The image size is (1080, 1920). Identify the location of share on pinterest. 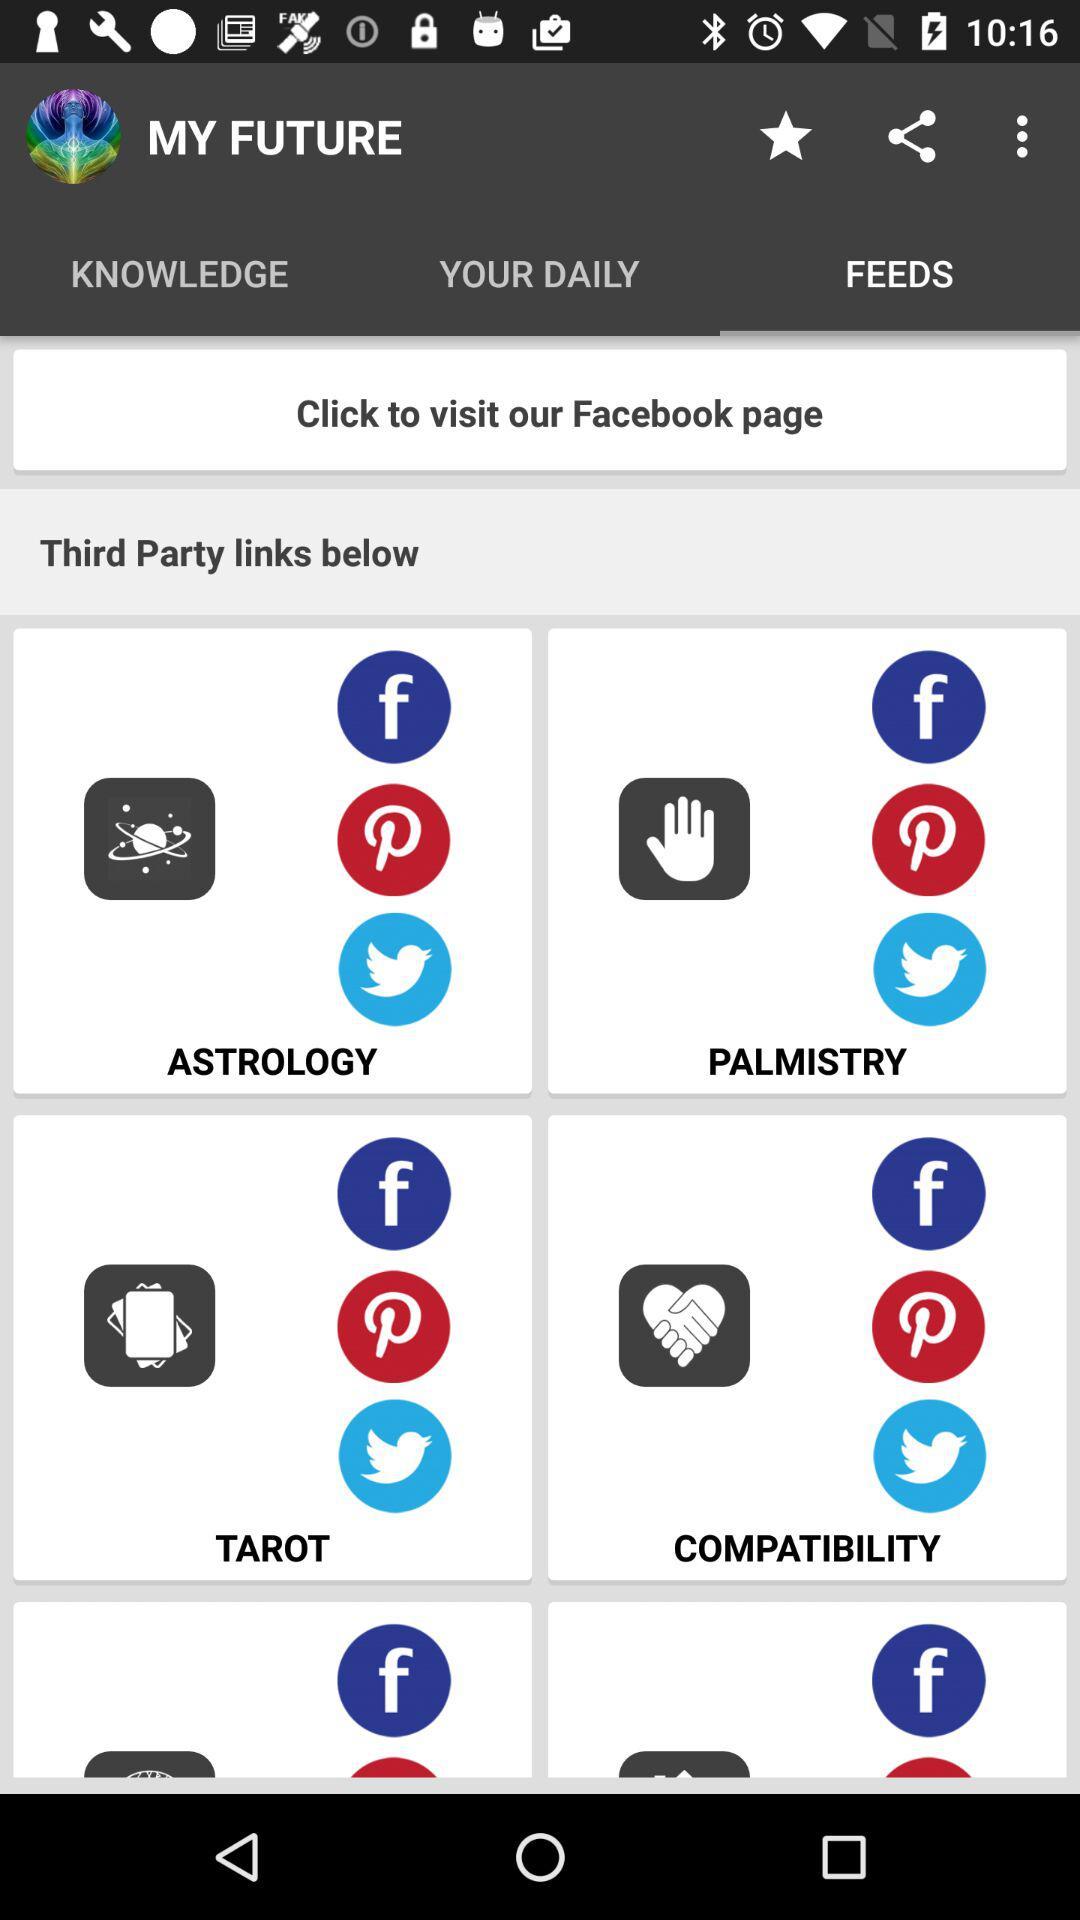
(929, 838).